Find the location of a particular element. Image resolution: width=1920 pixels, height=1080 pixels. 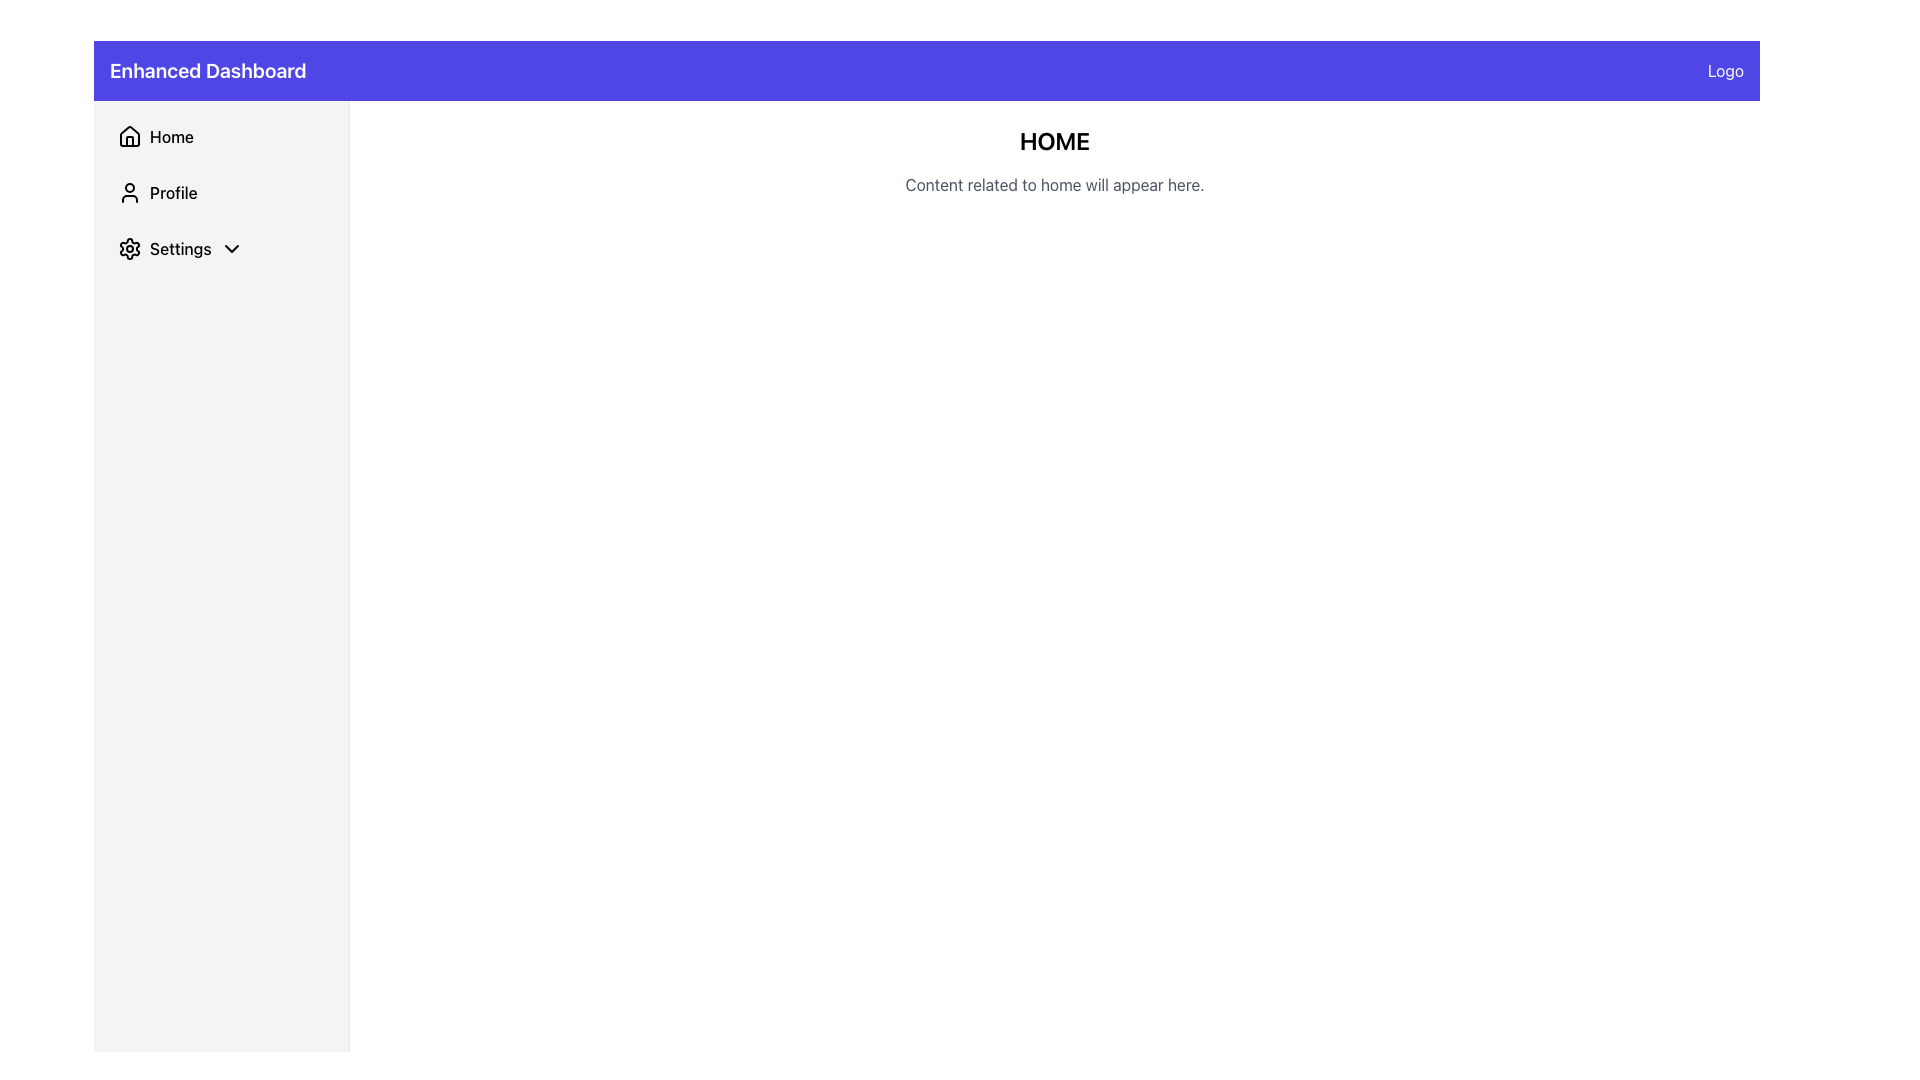

the user profile icon, which is represented as a simple human figure outline with a black outline, located in the left vertical navigation panel next to the 'Profile' text is located at coordinates (128, 192).